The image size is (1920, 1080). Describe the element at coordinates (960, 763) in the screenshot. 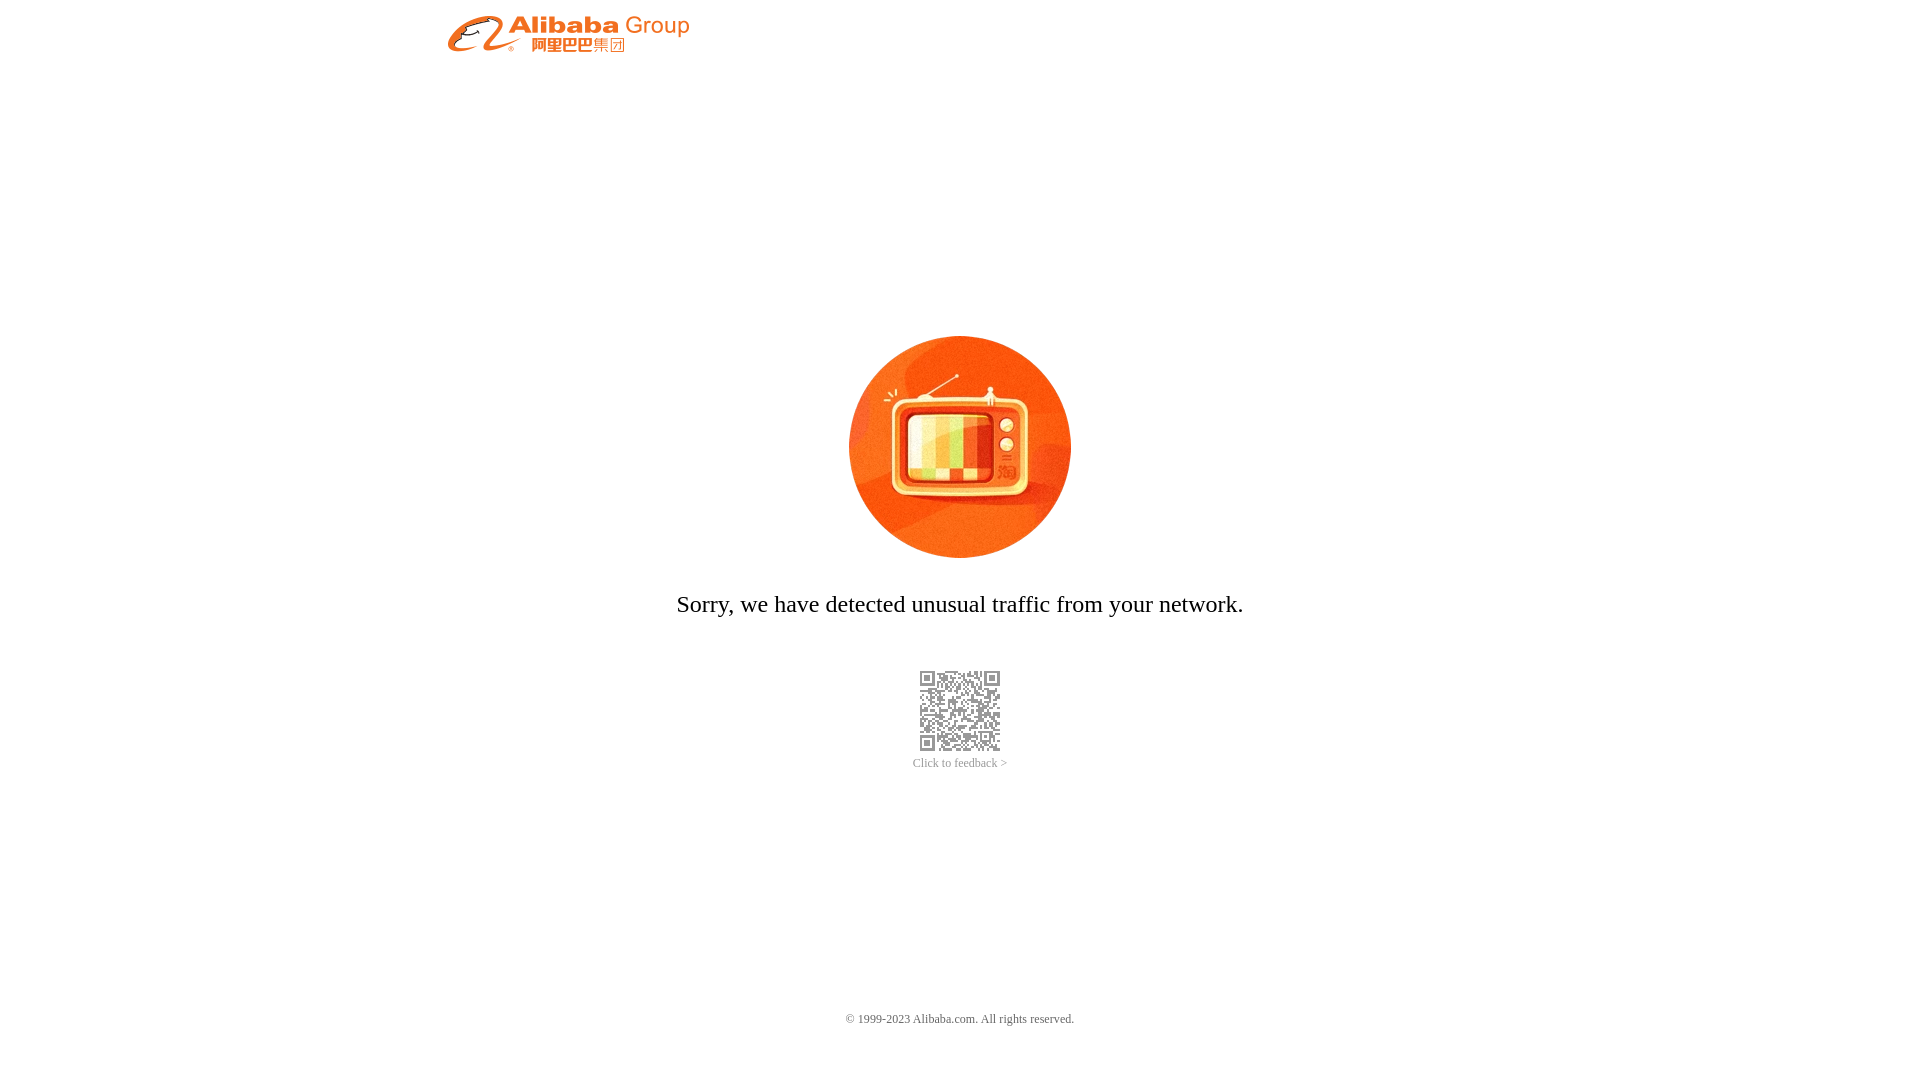

I see `'Click to feedback >'` at that location.